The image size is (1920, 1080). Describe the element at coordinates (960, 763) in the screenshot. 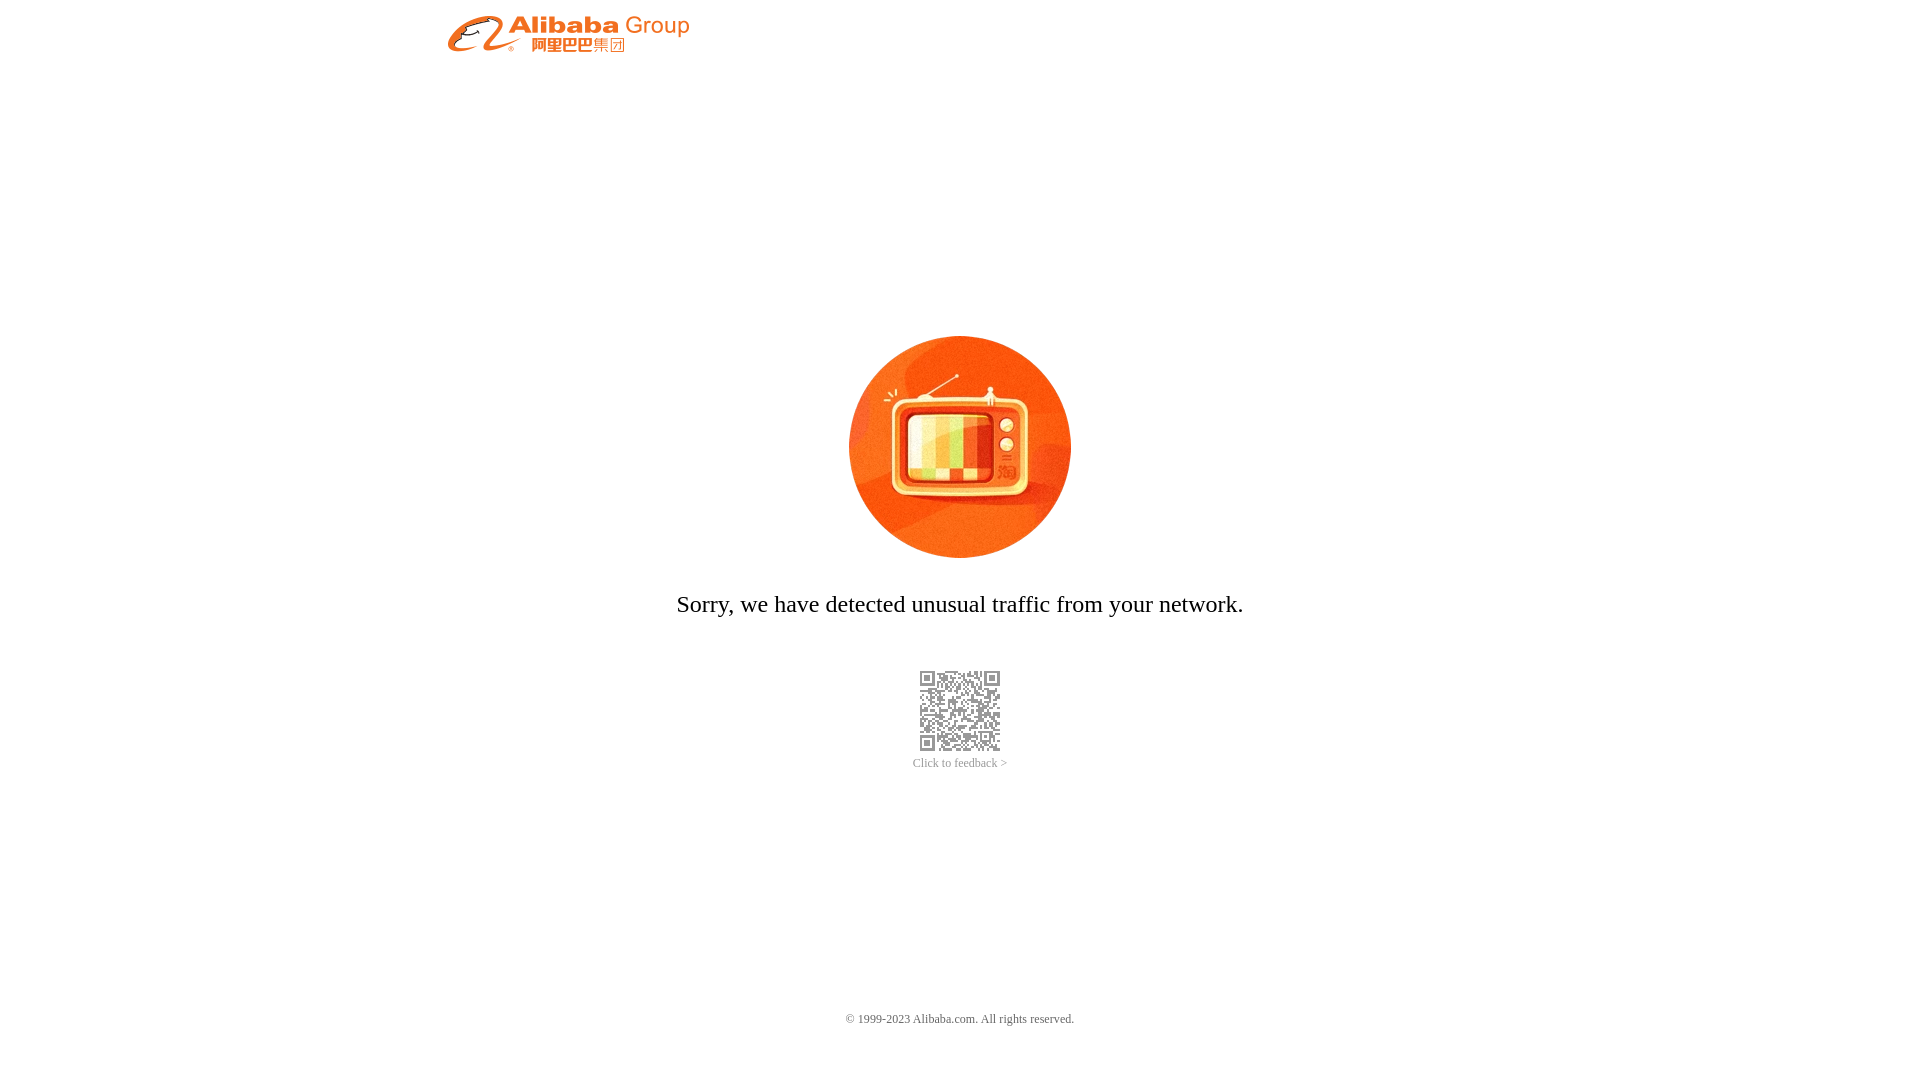

I see `'Click to feedback >'` at that location.